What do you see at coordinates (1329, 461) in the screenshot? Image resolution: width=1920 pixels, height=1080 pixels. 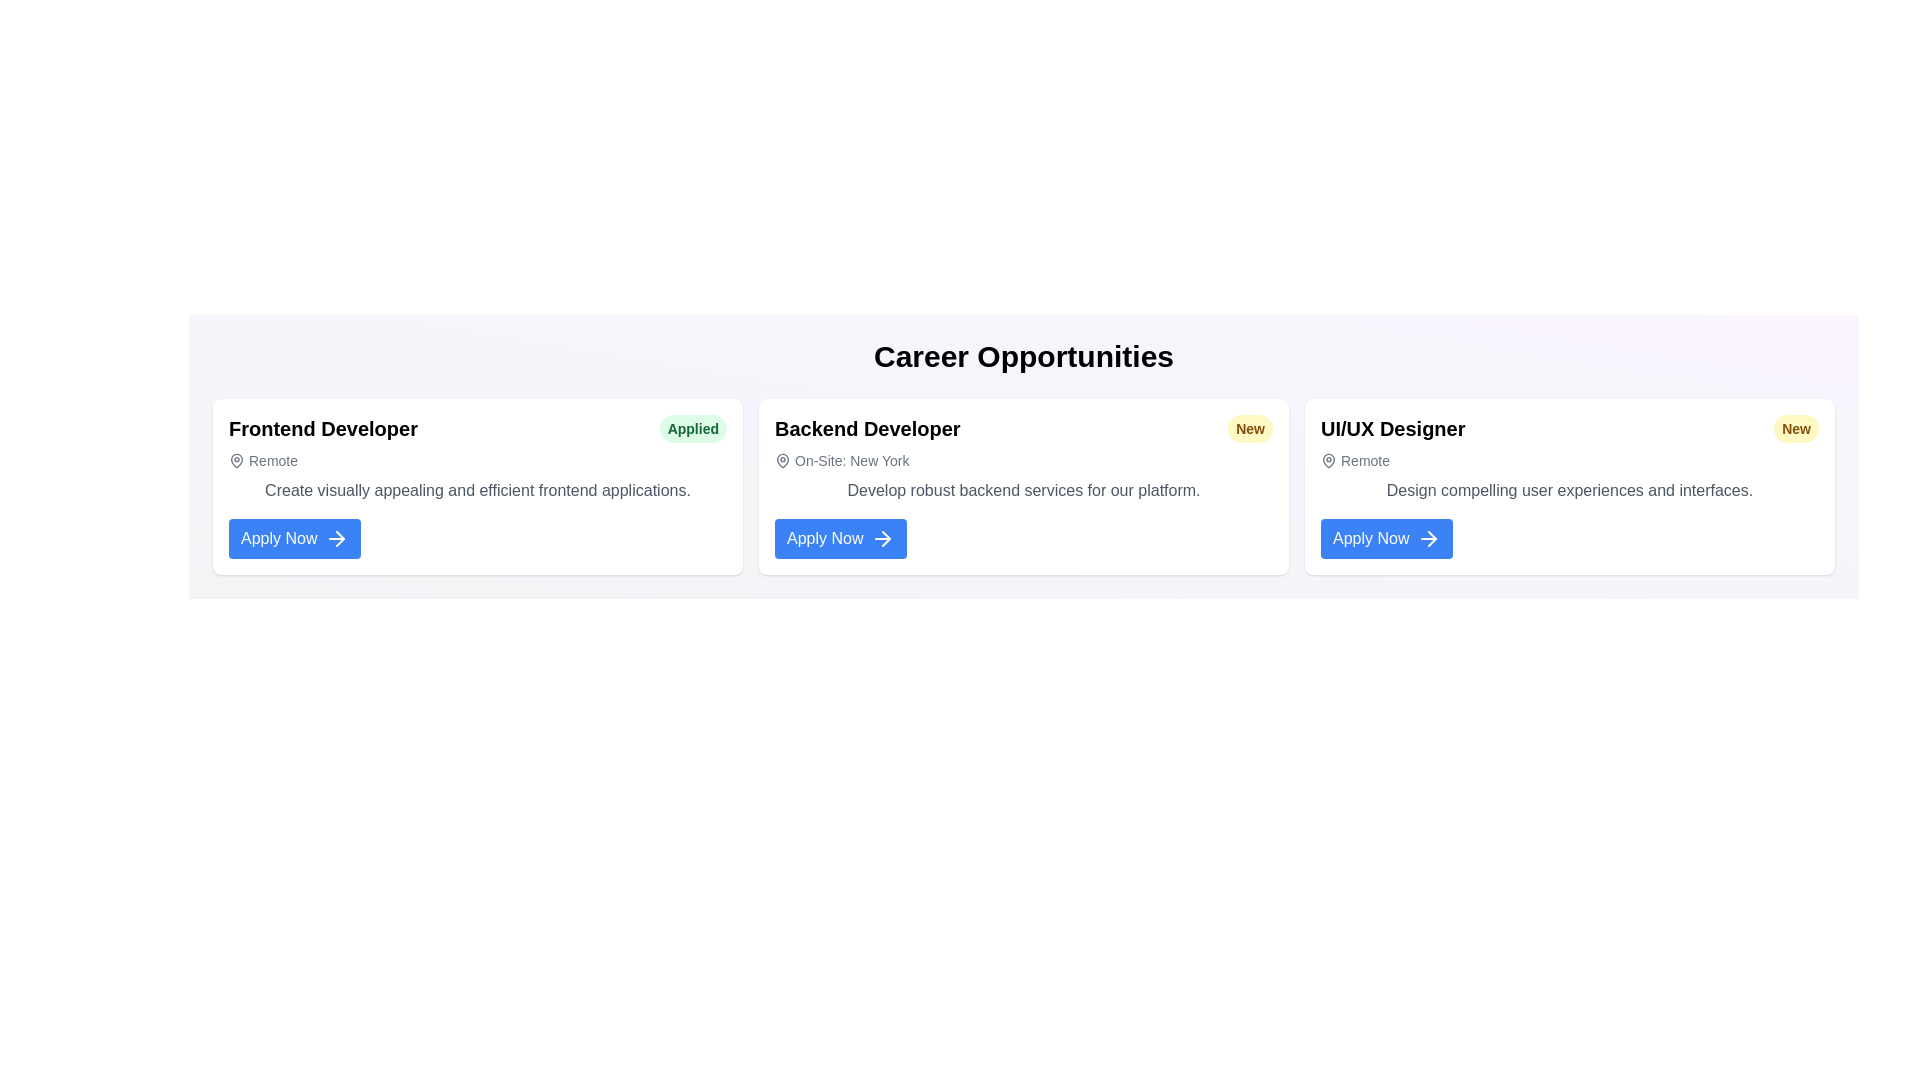 I see `the 'Remote' icon in the 'UI/UX Designer' job card, which is located to the left of the text 'Remote'` at bounding box center [1329, 461].